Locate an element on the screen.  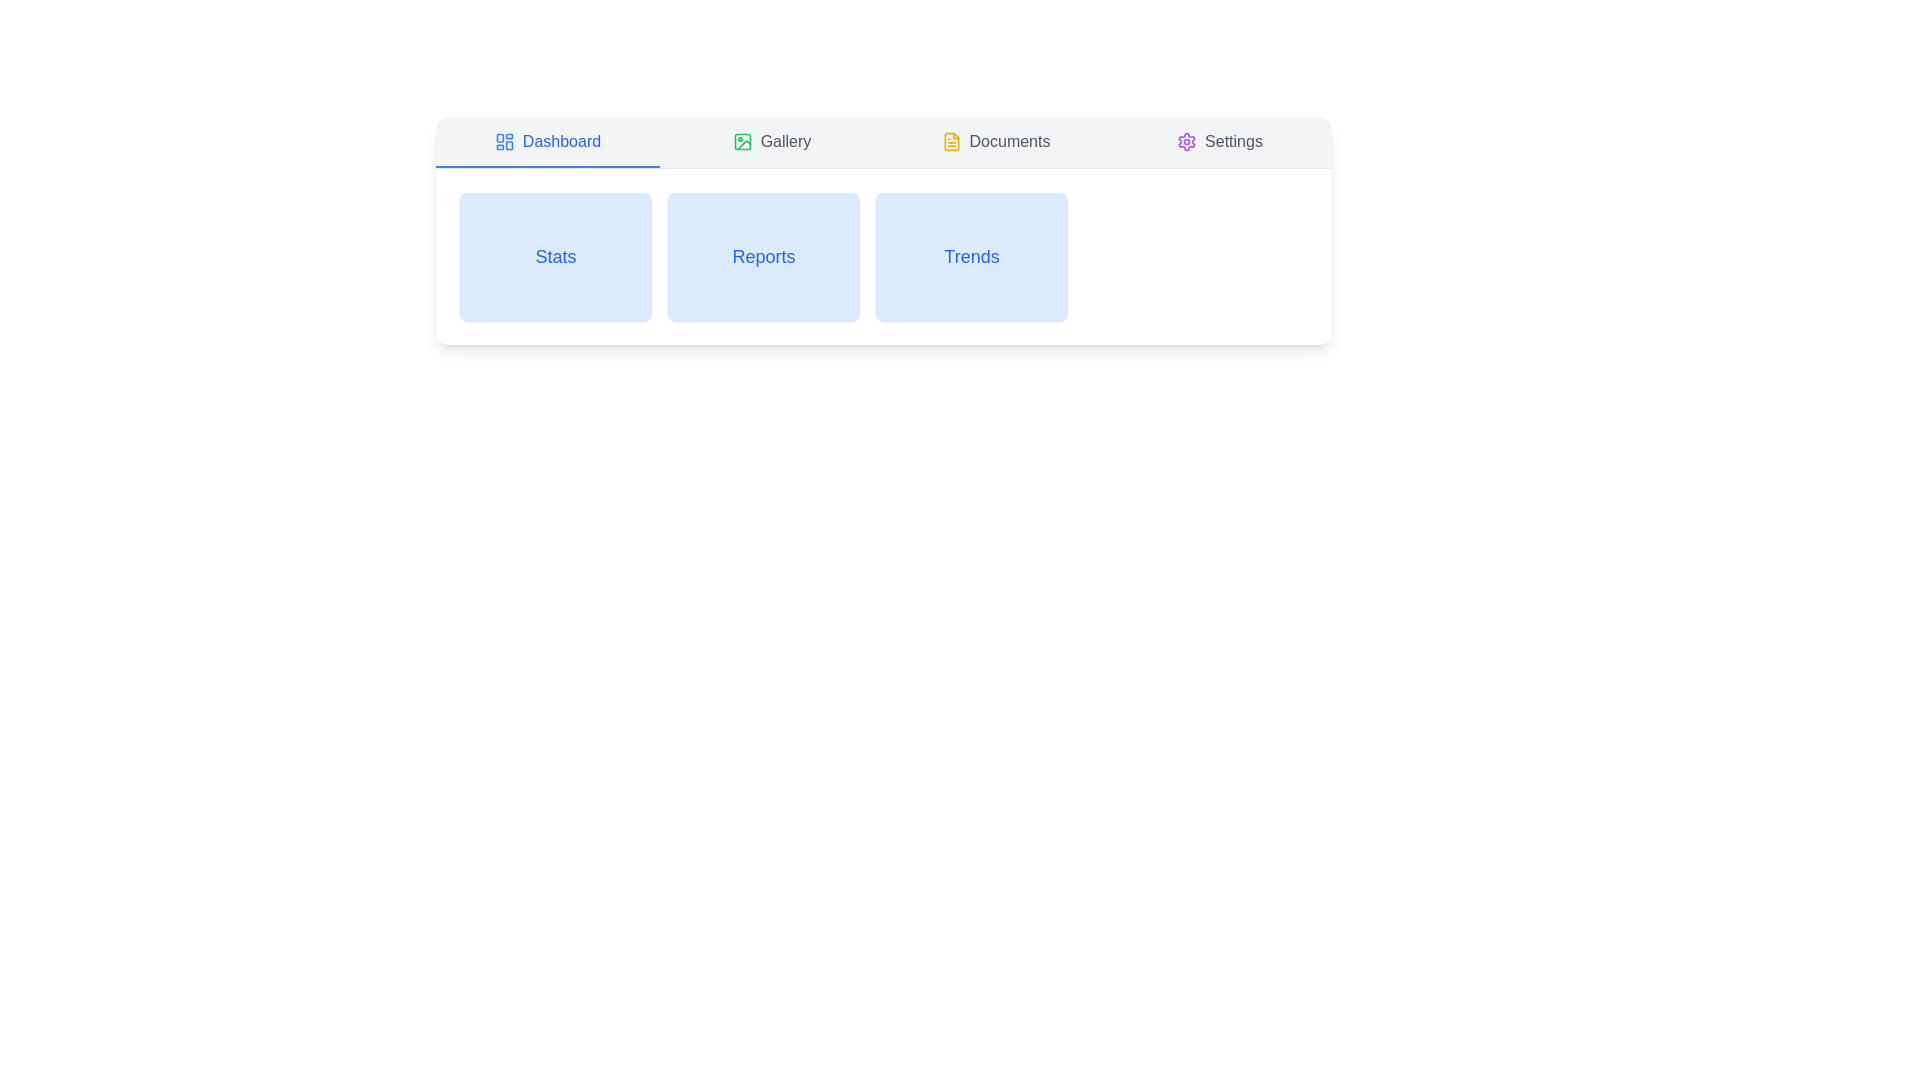
the settings icon located in the top-right navigation bar, to the left of the 'Settings' text label is located at coordinates (1187, 141).